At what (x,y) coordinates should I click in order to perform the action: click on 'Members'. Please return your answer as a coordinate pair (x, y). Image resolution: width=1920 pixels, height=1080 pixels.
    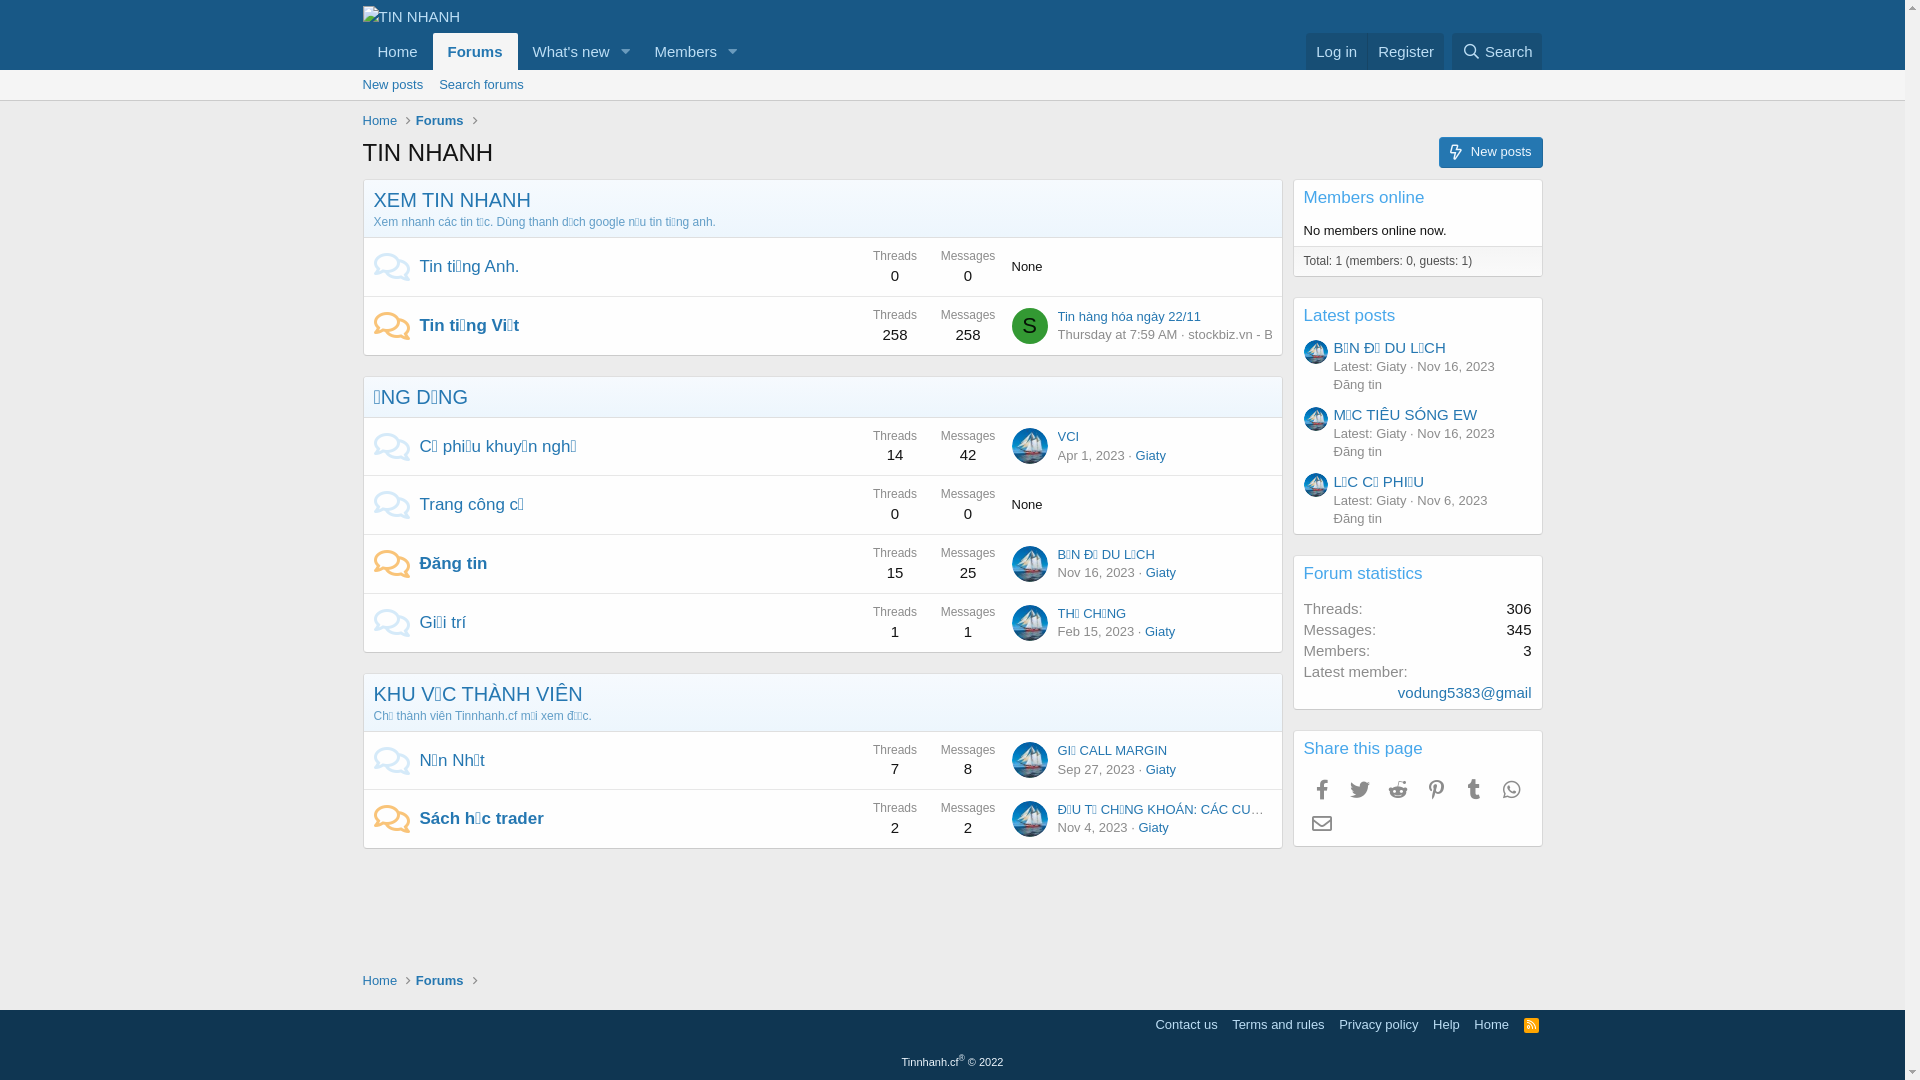
    Looking at the image, I should click on (678, 50).